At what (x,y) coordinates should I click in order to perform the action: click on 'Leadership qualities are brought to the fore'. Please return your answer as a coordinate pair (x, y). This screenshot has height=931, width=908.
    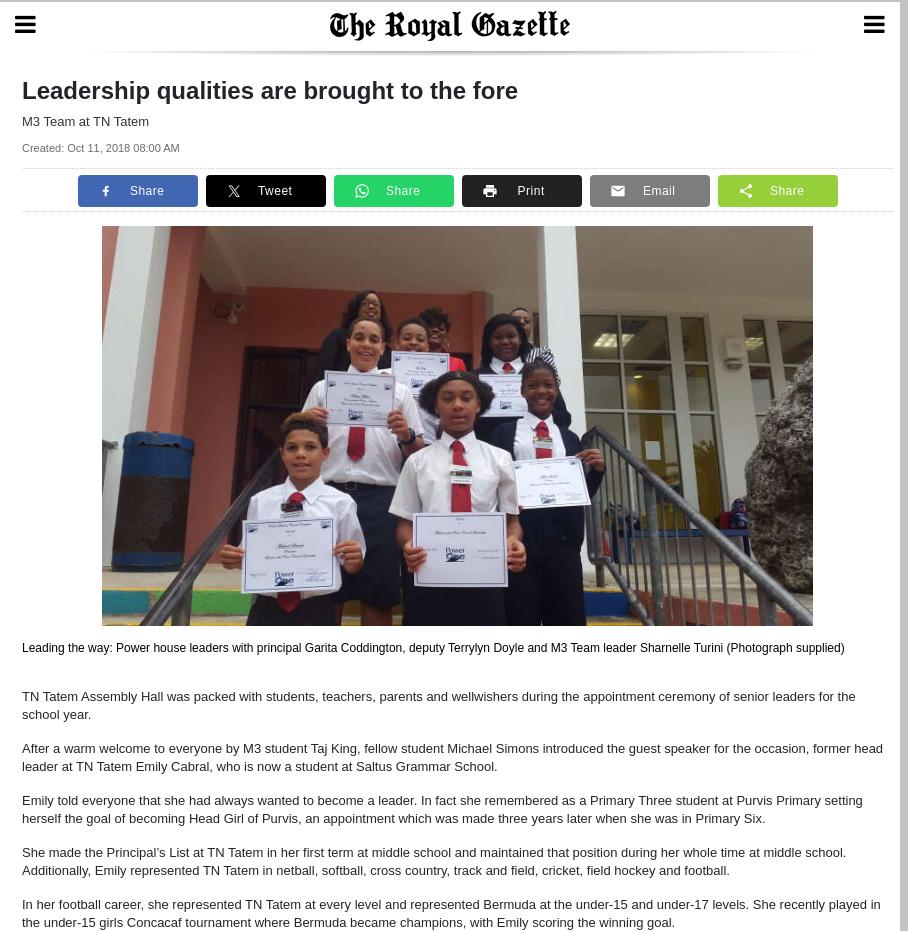
    Looking at the image, I should click on (270, 89).